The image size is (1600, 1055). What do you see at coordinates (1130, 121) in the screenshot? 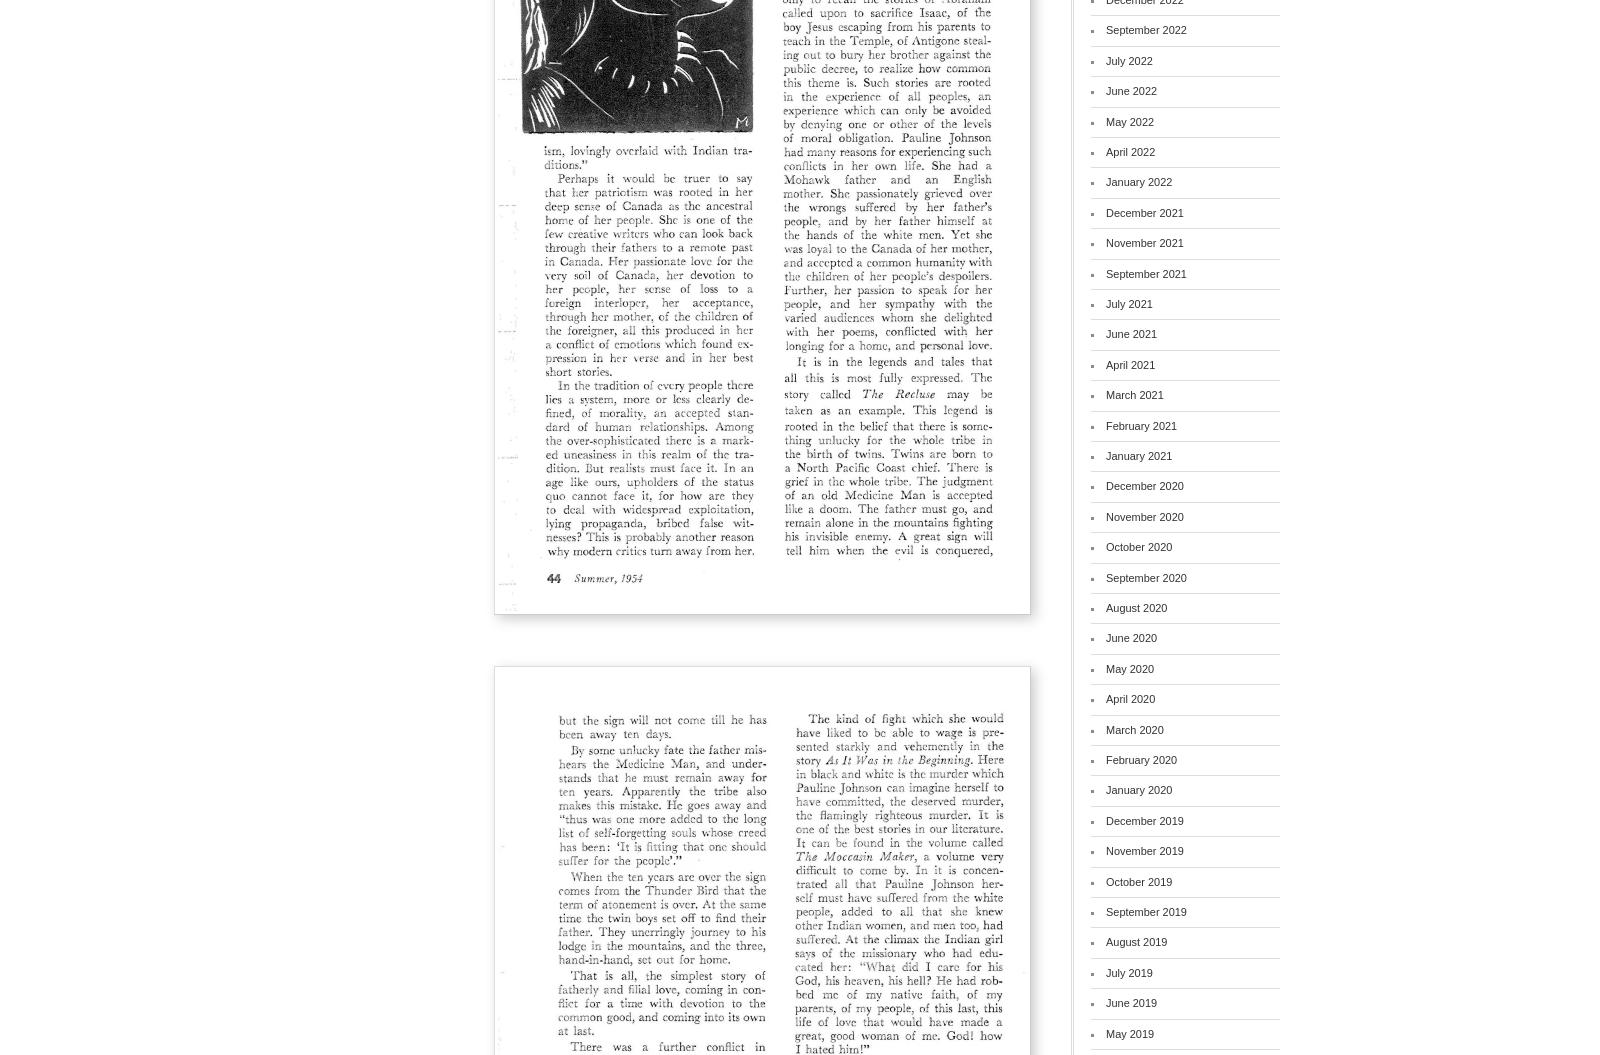
I see `'May 2022'` at bounding box center [1130, 121].